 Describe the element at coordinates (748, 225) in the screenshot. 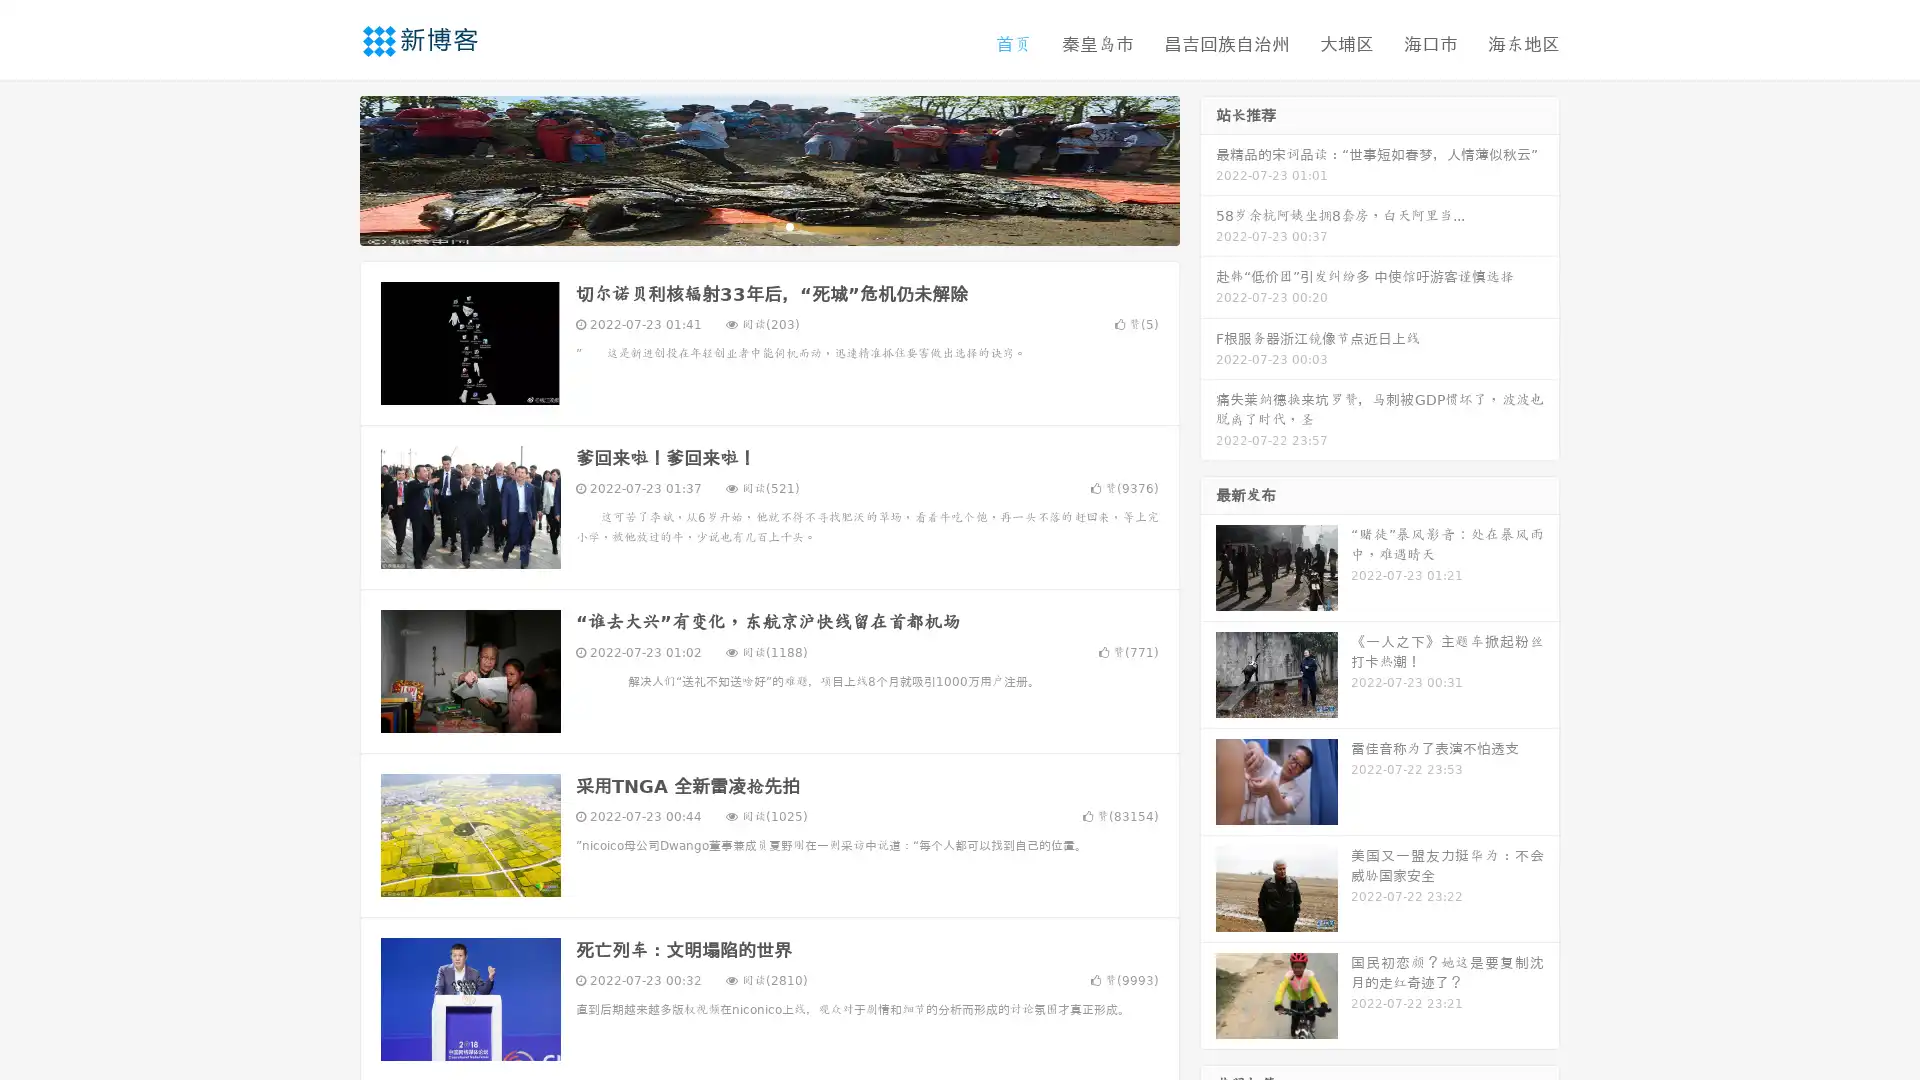

I see `Go to slide 1` at that location.